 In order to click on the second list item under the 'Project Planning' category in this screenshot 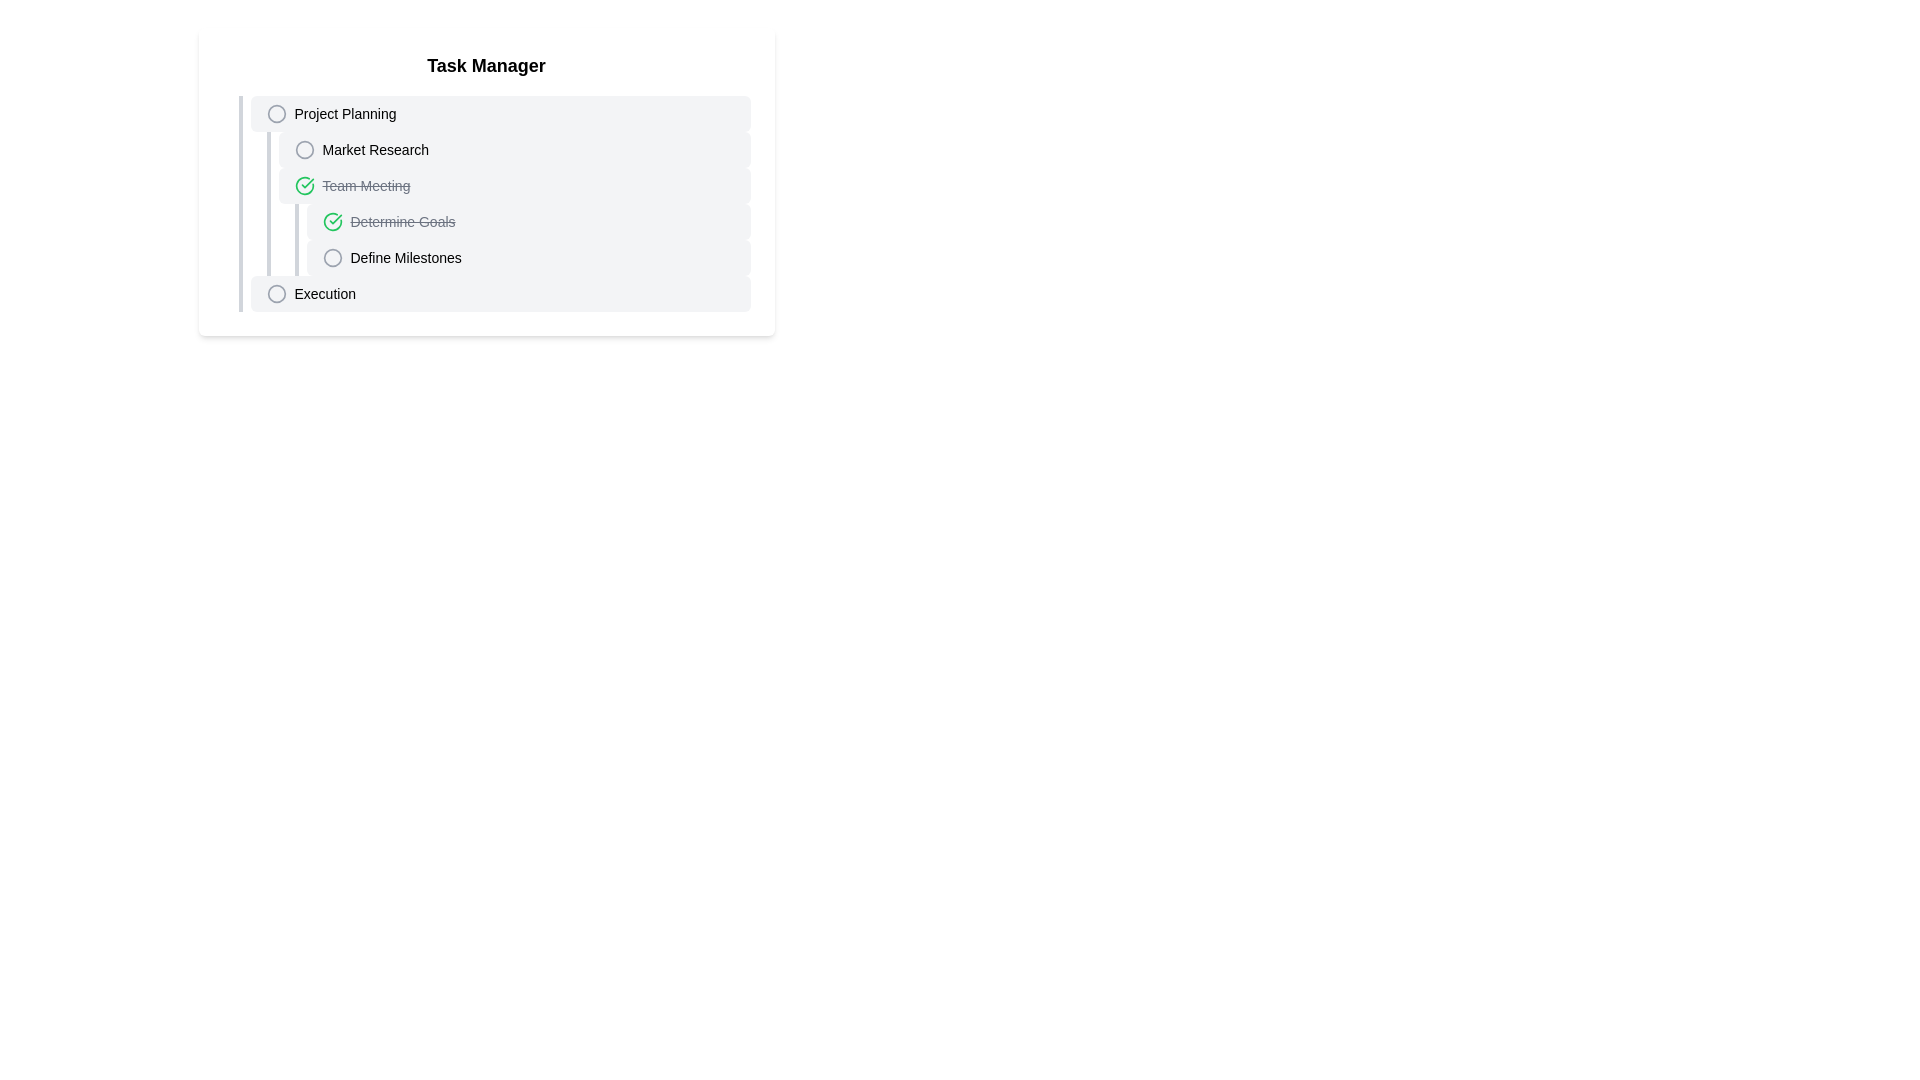, I will do `click(514, 149)`.